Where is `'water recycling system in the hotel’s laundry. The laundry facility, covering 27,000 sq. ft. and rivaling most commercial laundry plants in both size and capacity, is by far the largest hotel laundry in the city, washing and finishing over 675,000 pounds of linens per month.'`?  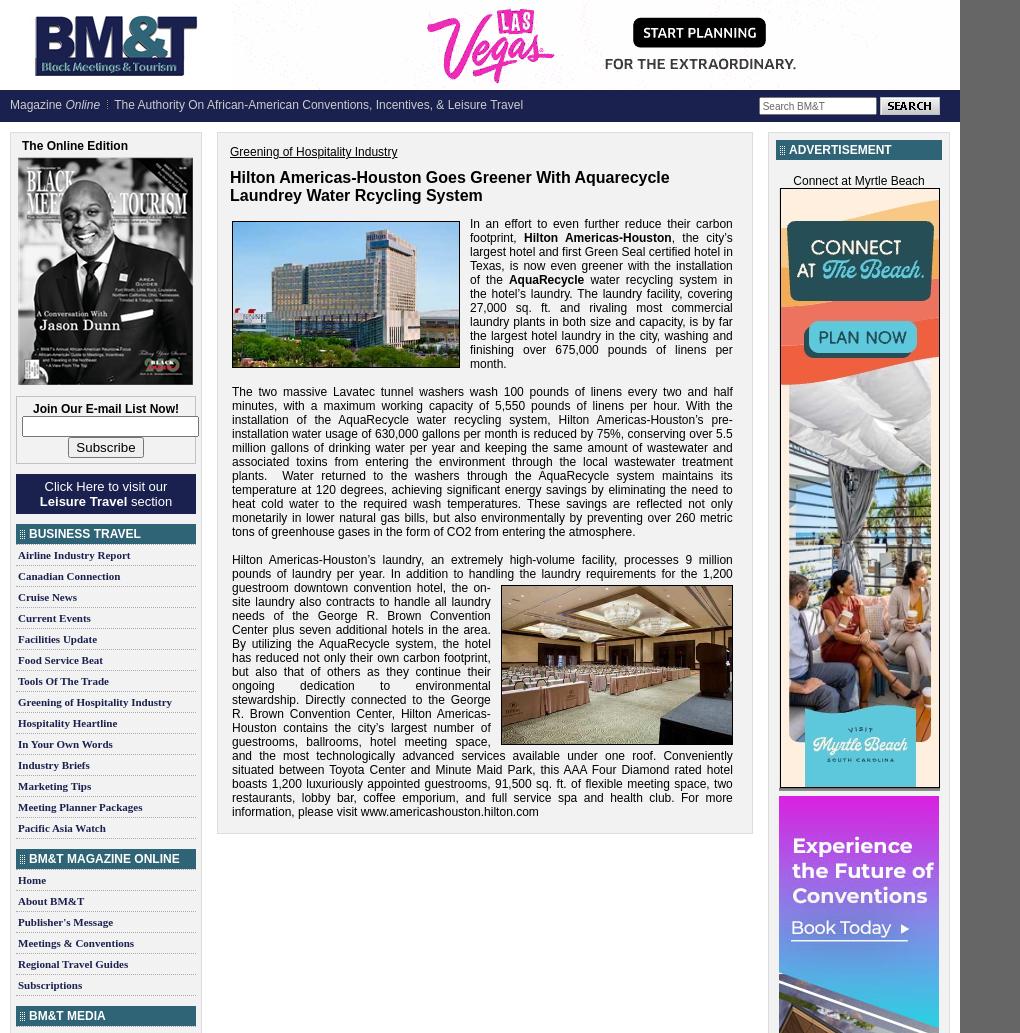
'water recycling system in the hotel’s laundry. The laundry facility, covering 27,000 sq. ft. and rivaling most commercial laundry plants in both size and capacity, is by far the largest hotel laundry in the city, washing and finishing over 675,000 pounds of linens per month.' is located at coordinates (470, 320).